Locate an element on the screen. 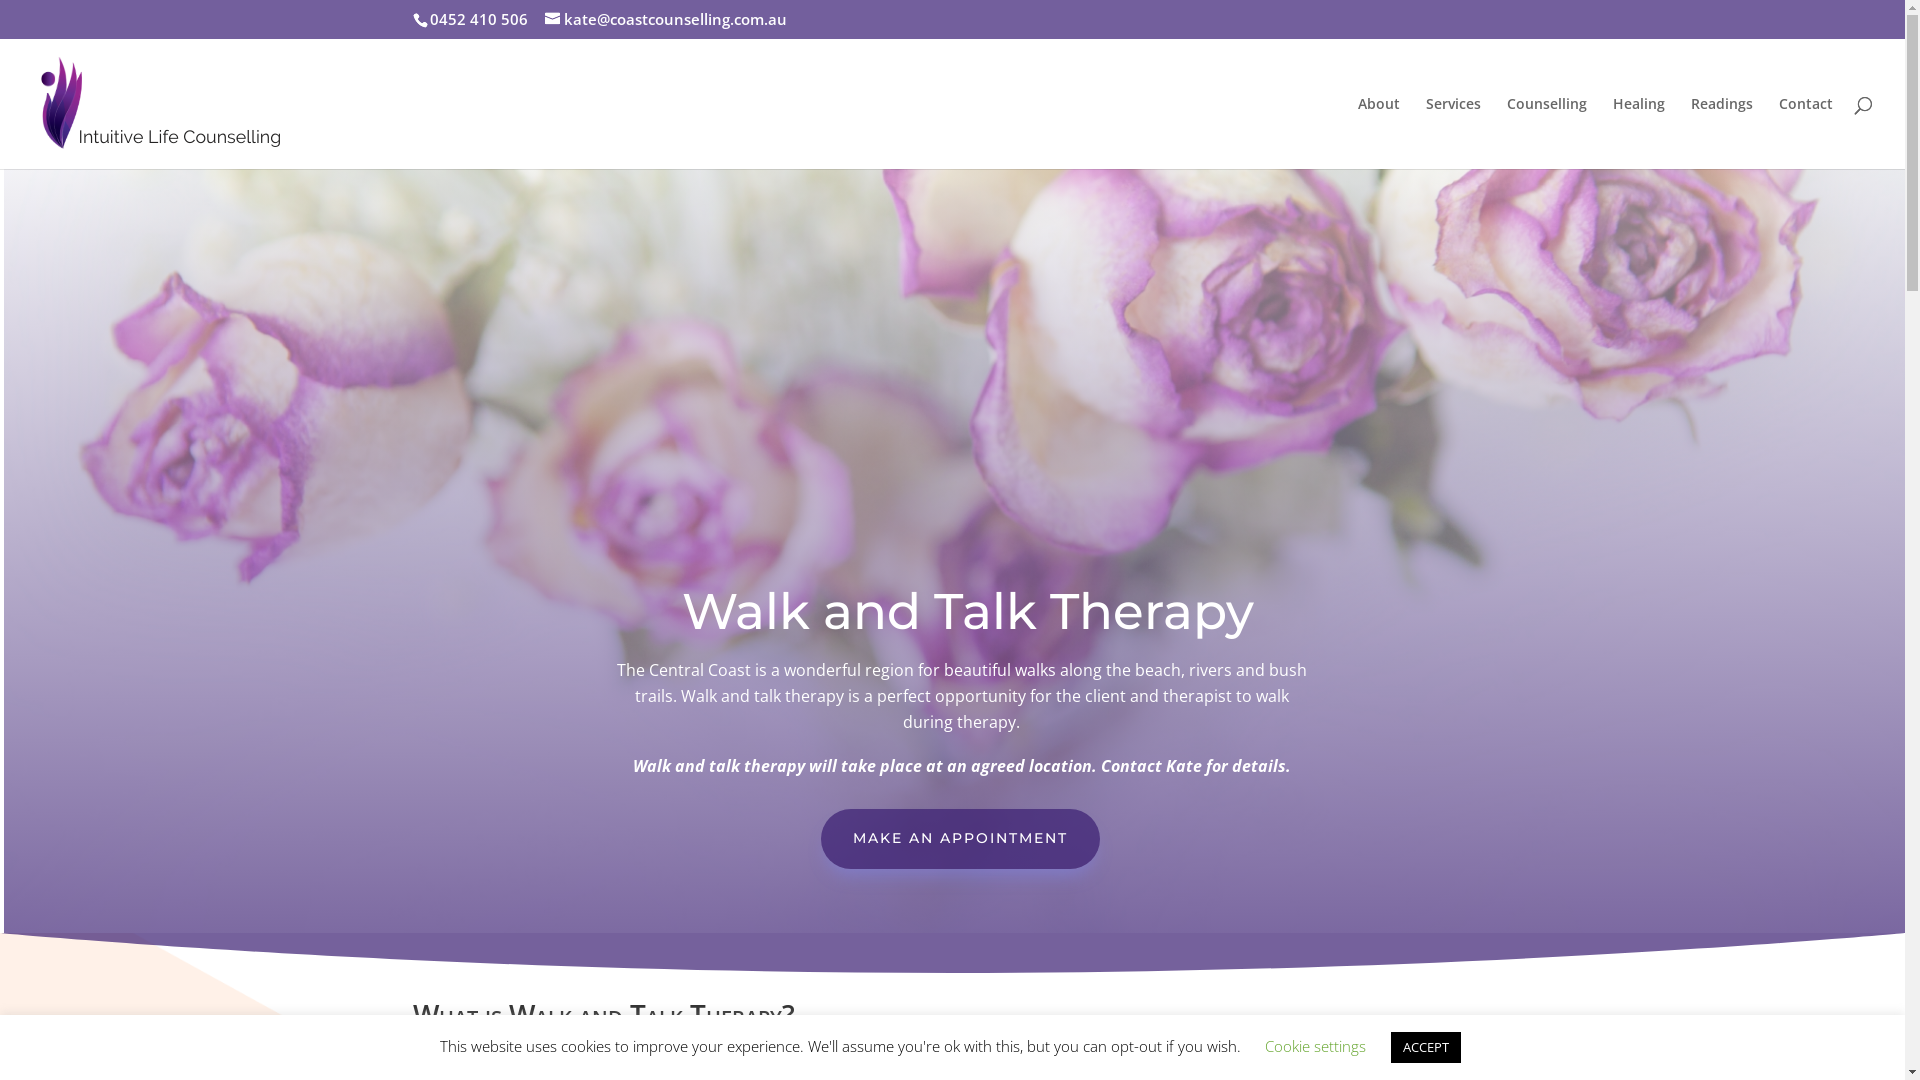  'Contact' is located at coordinates (1779, 131).